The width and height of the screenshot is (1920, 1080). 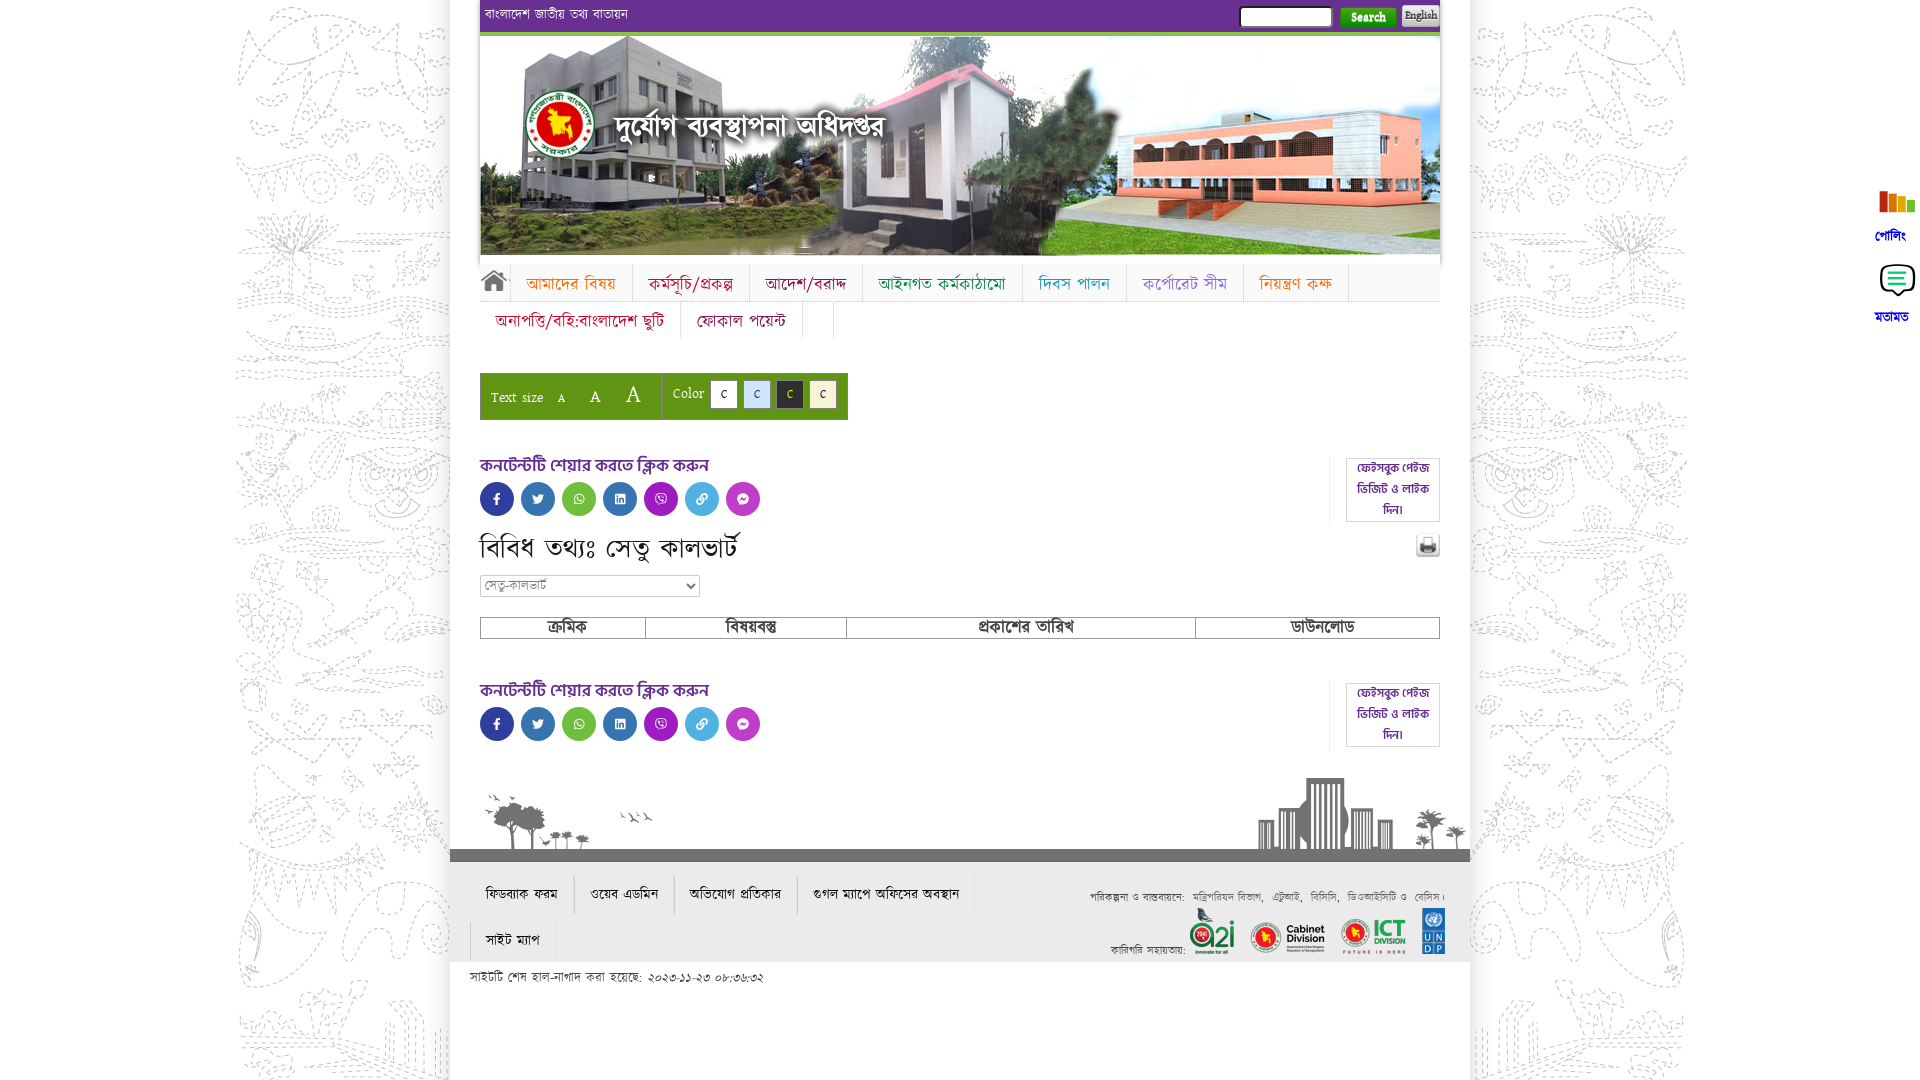 What do you see at coordinates (594, 396) in the screenshot?
I see `'A'` at bounding box center [594, 396].